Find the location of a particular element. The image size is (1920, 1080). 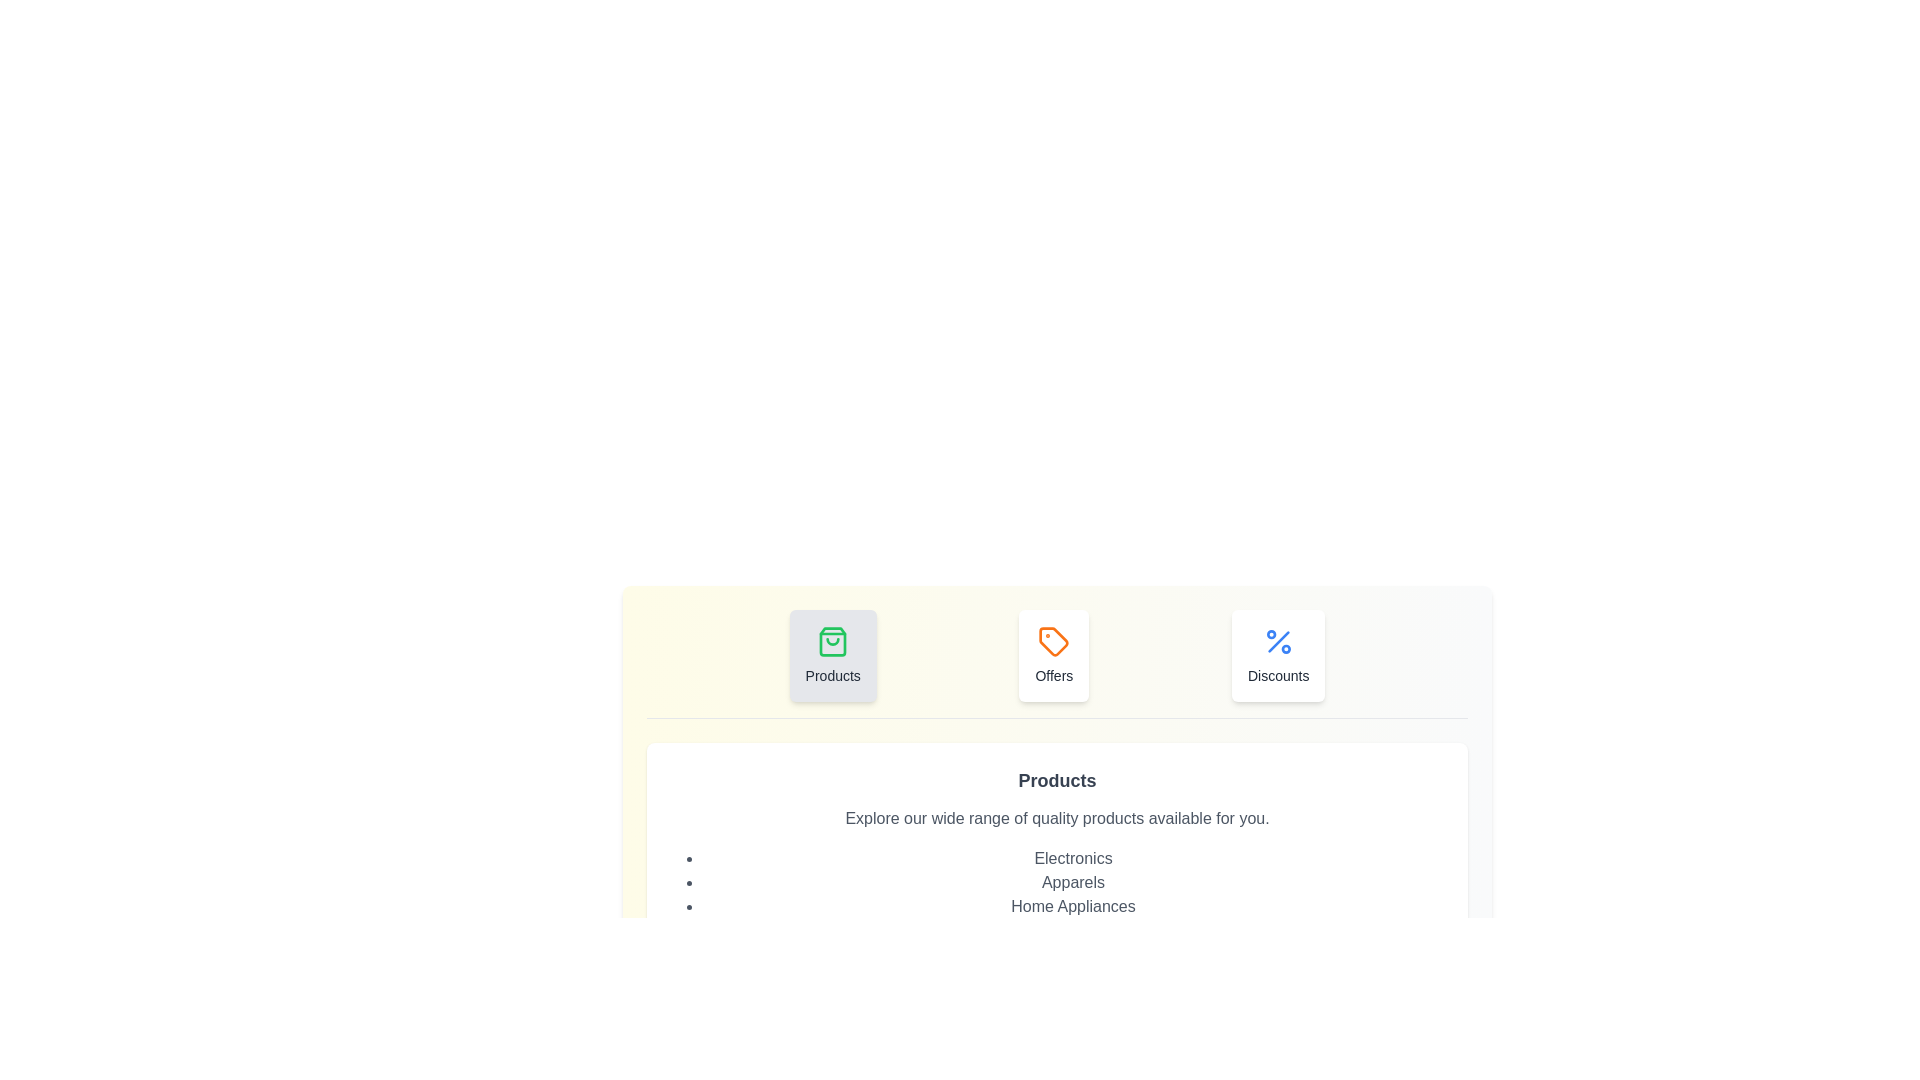

the tab labeled Discounts to switch to the respective category is located at coordinates (1276, 655).